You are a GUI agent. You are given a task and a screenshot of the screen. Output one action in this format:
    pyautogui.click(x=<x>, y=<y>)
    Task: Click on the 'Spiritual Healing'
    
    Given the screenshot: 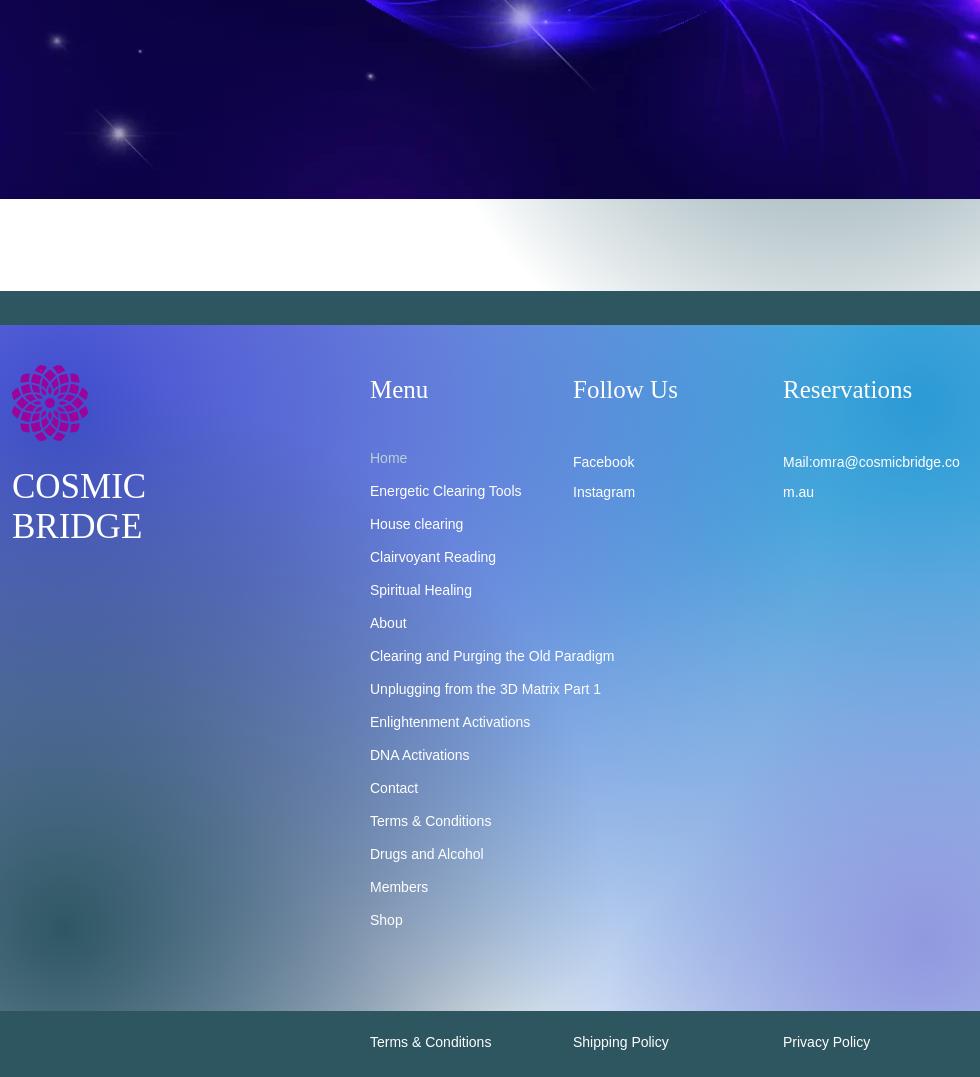 What is the action you would take?
    pyautogui.click(x=420, y=588)
    